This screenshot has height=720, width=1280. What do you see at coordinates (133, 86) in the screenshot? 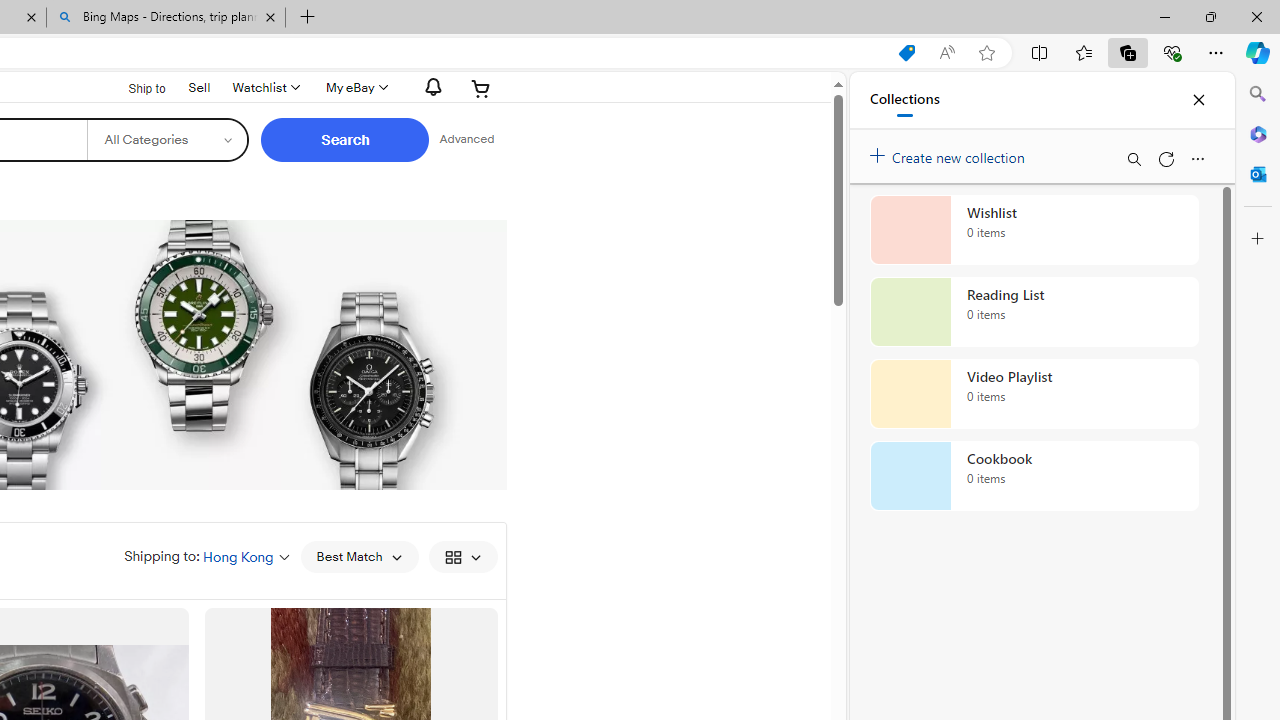
I see `'Ship to'` at bounding box center [133, 86].